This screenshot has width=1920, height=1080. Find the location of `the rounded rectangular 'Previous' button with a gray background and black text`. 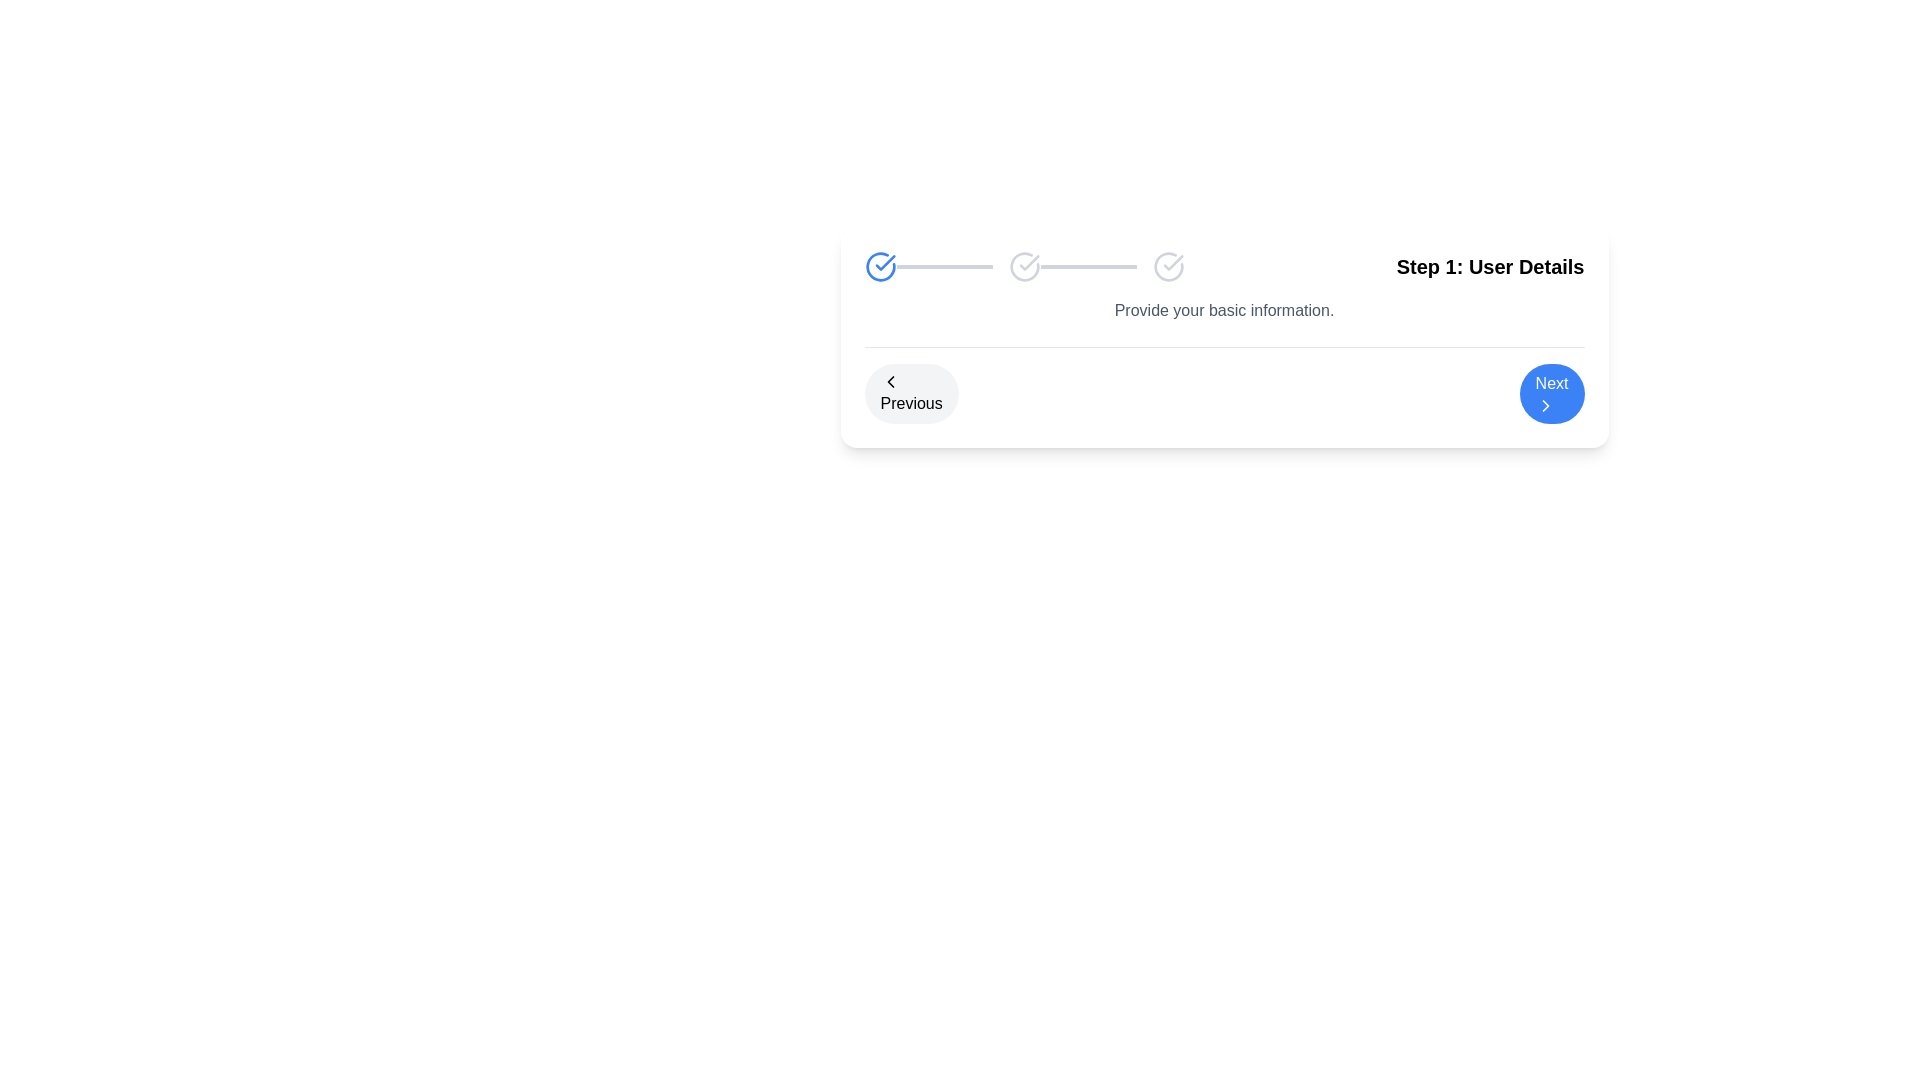

the rounded rectangular 'Previous' button with a gray background and black text is located at coordinates (910, 393).